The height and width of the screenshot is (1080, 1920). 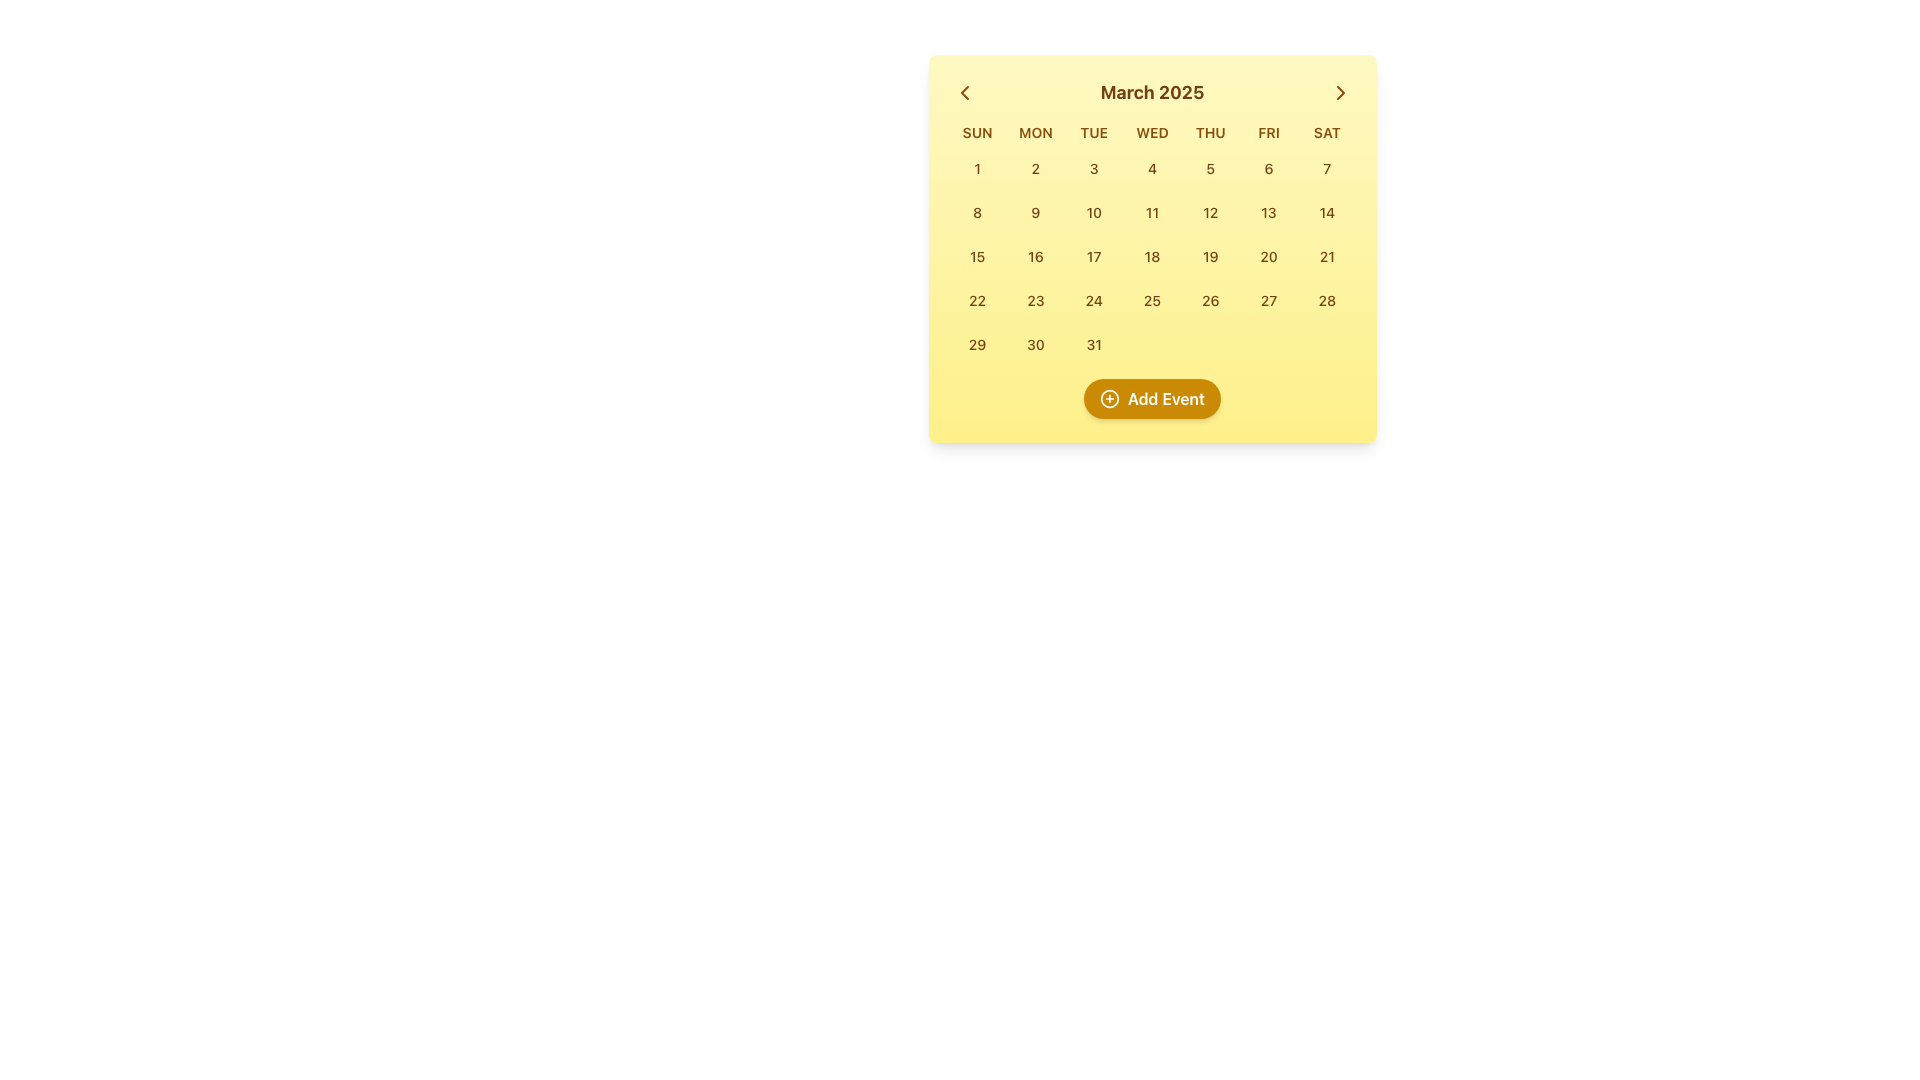 I want to click on the bold brown text representing the number '10' in the calendar interface for March 2025, which is highlighted by a yellow circular area, so click(x=1093, y=212).